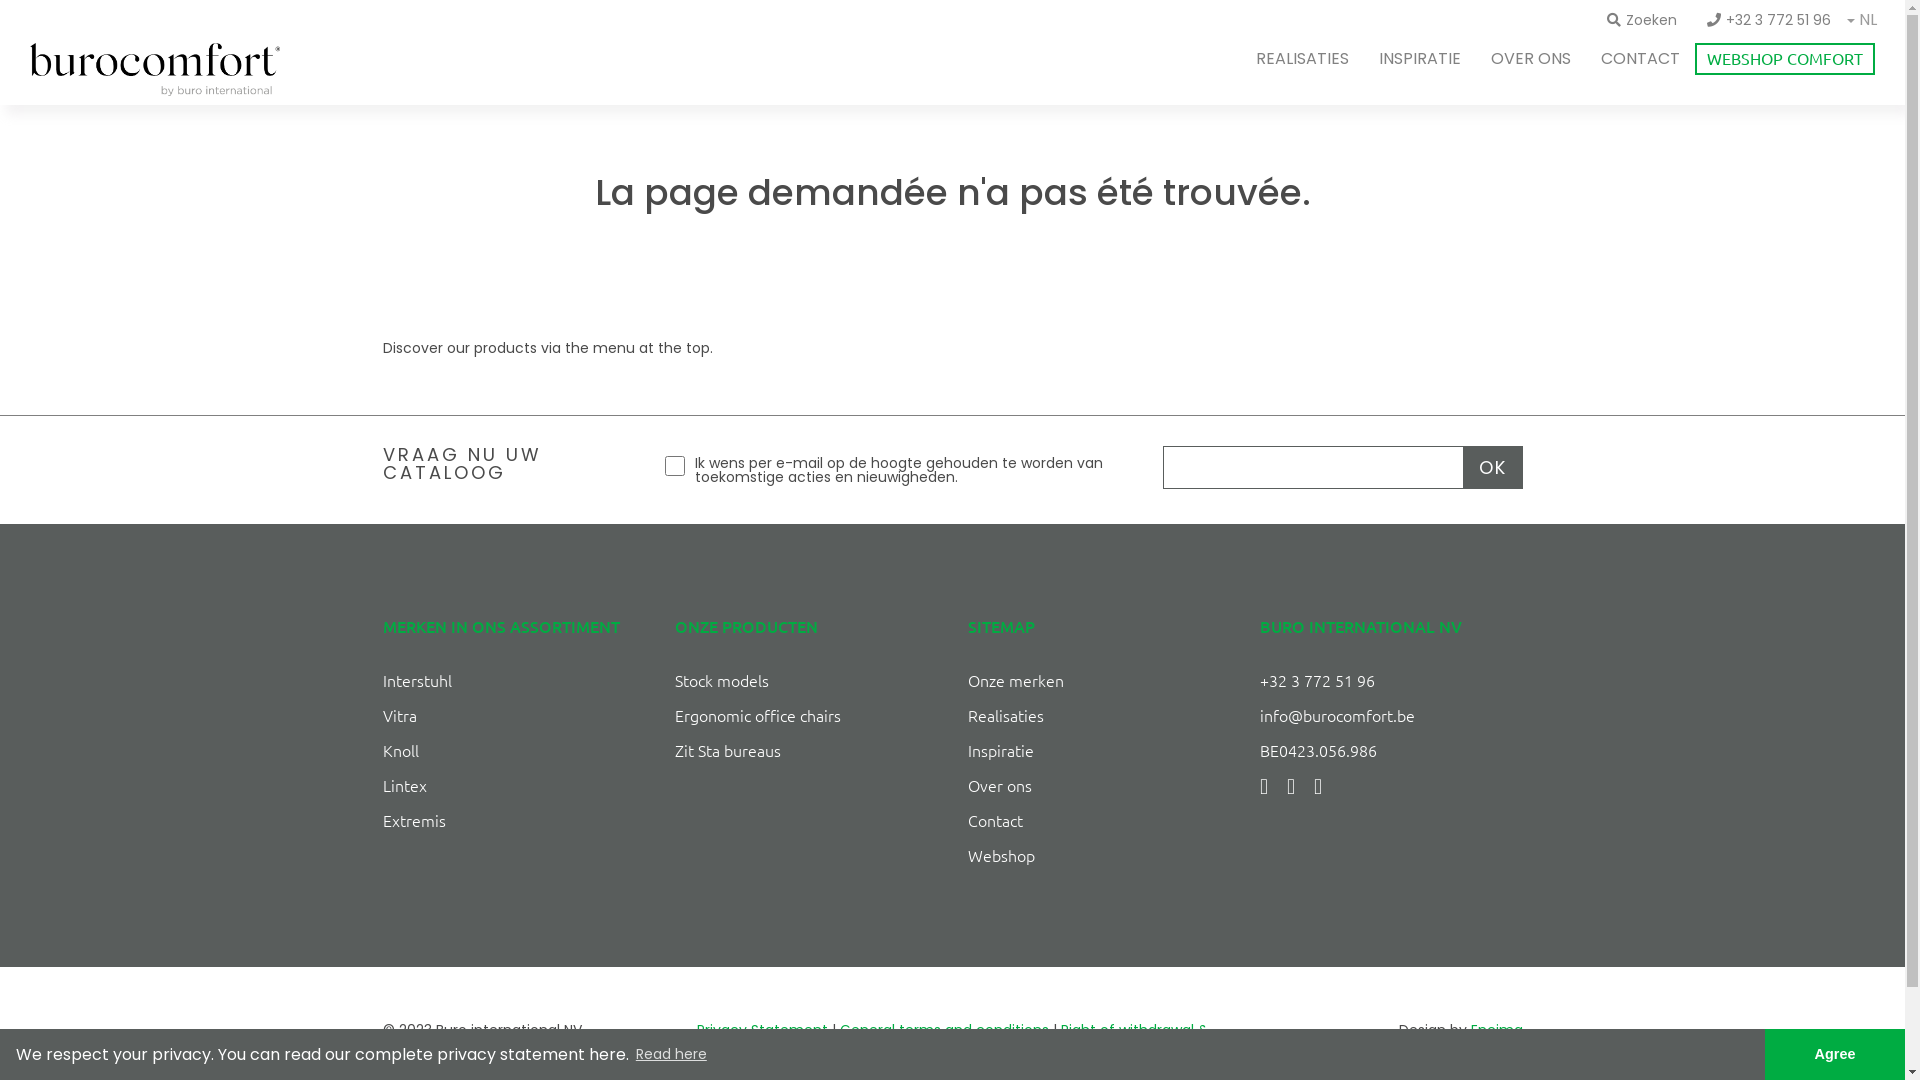 The height and width of the screenshot is (1080, 1920). I want to click on 'info@burocomfort.be', so click(1337, 713).